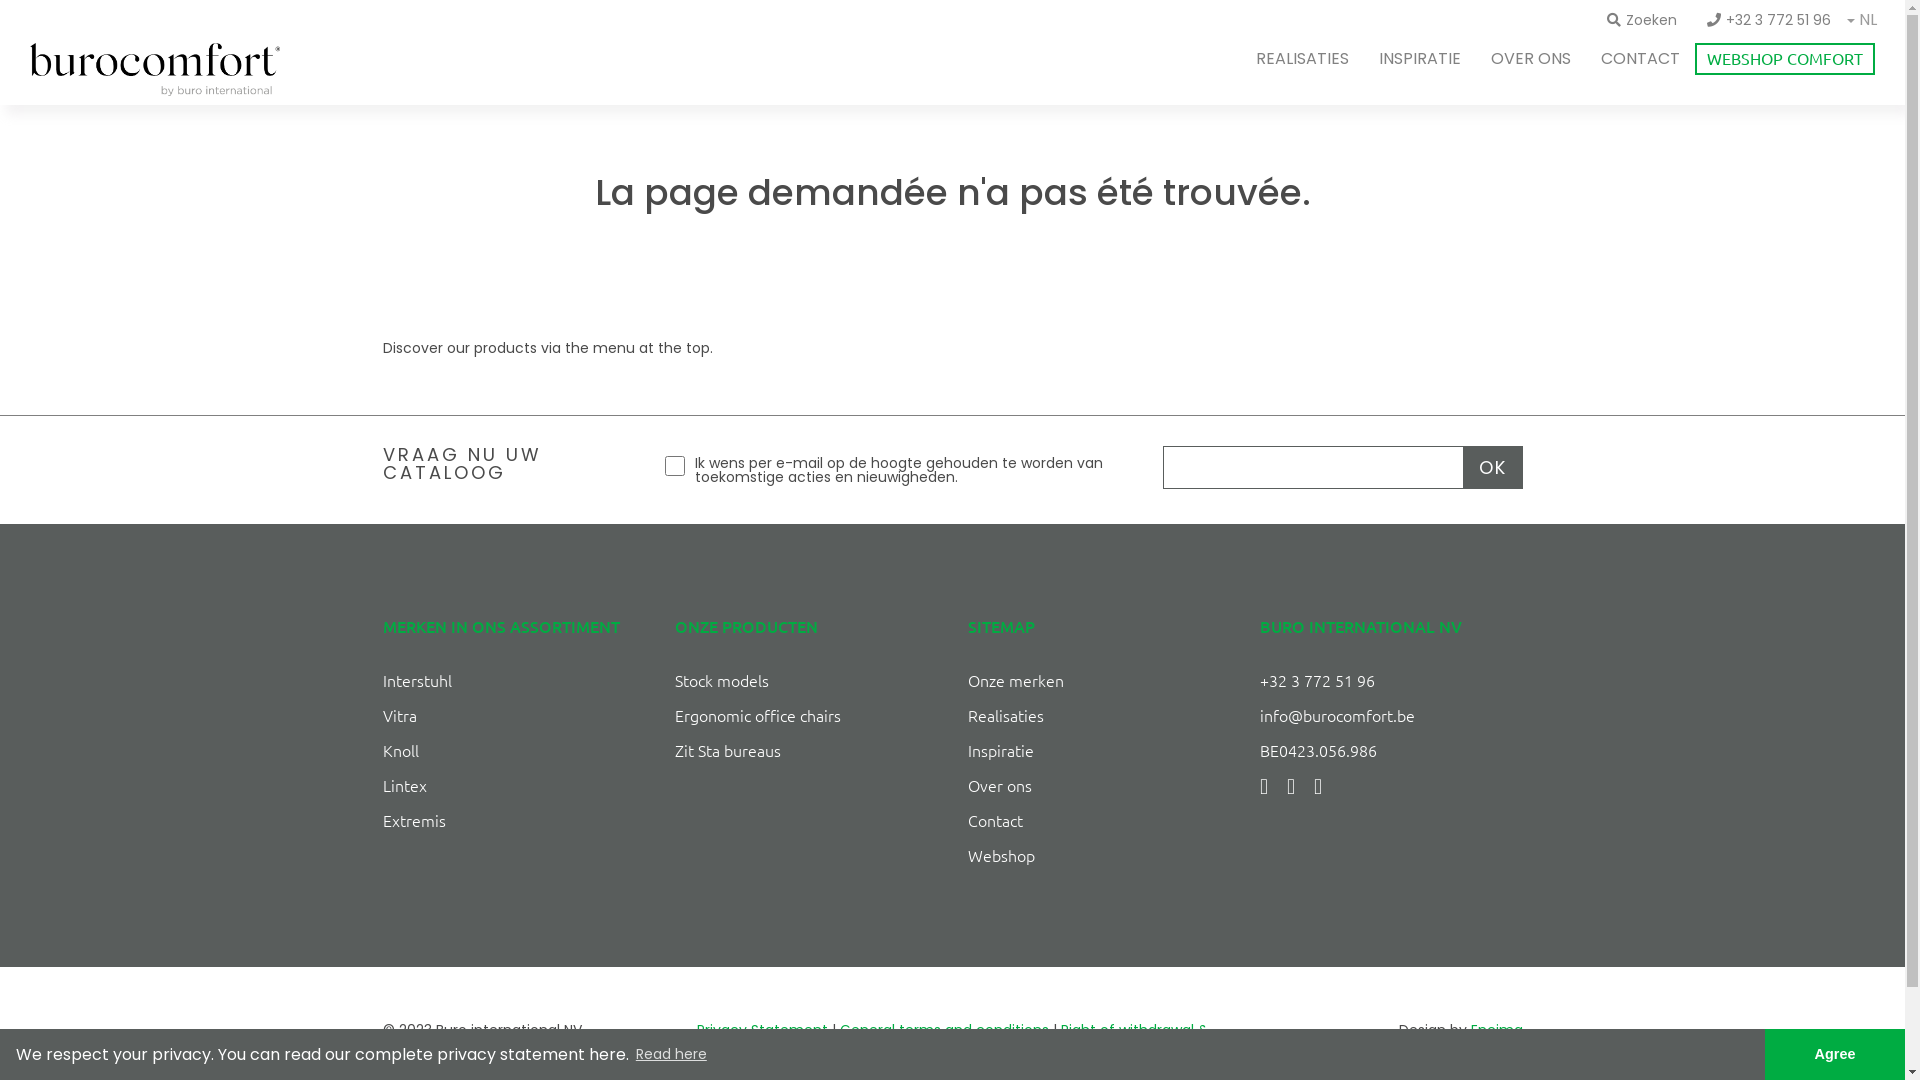 The height and width of the screenshot is (1080, 1920). I want to click on 'info@burocomfort.be', so click(1337, 713).